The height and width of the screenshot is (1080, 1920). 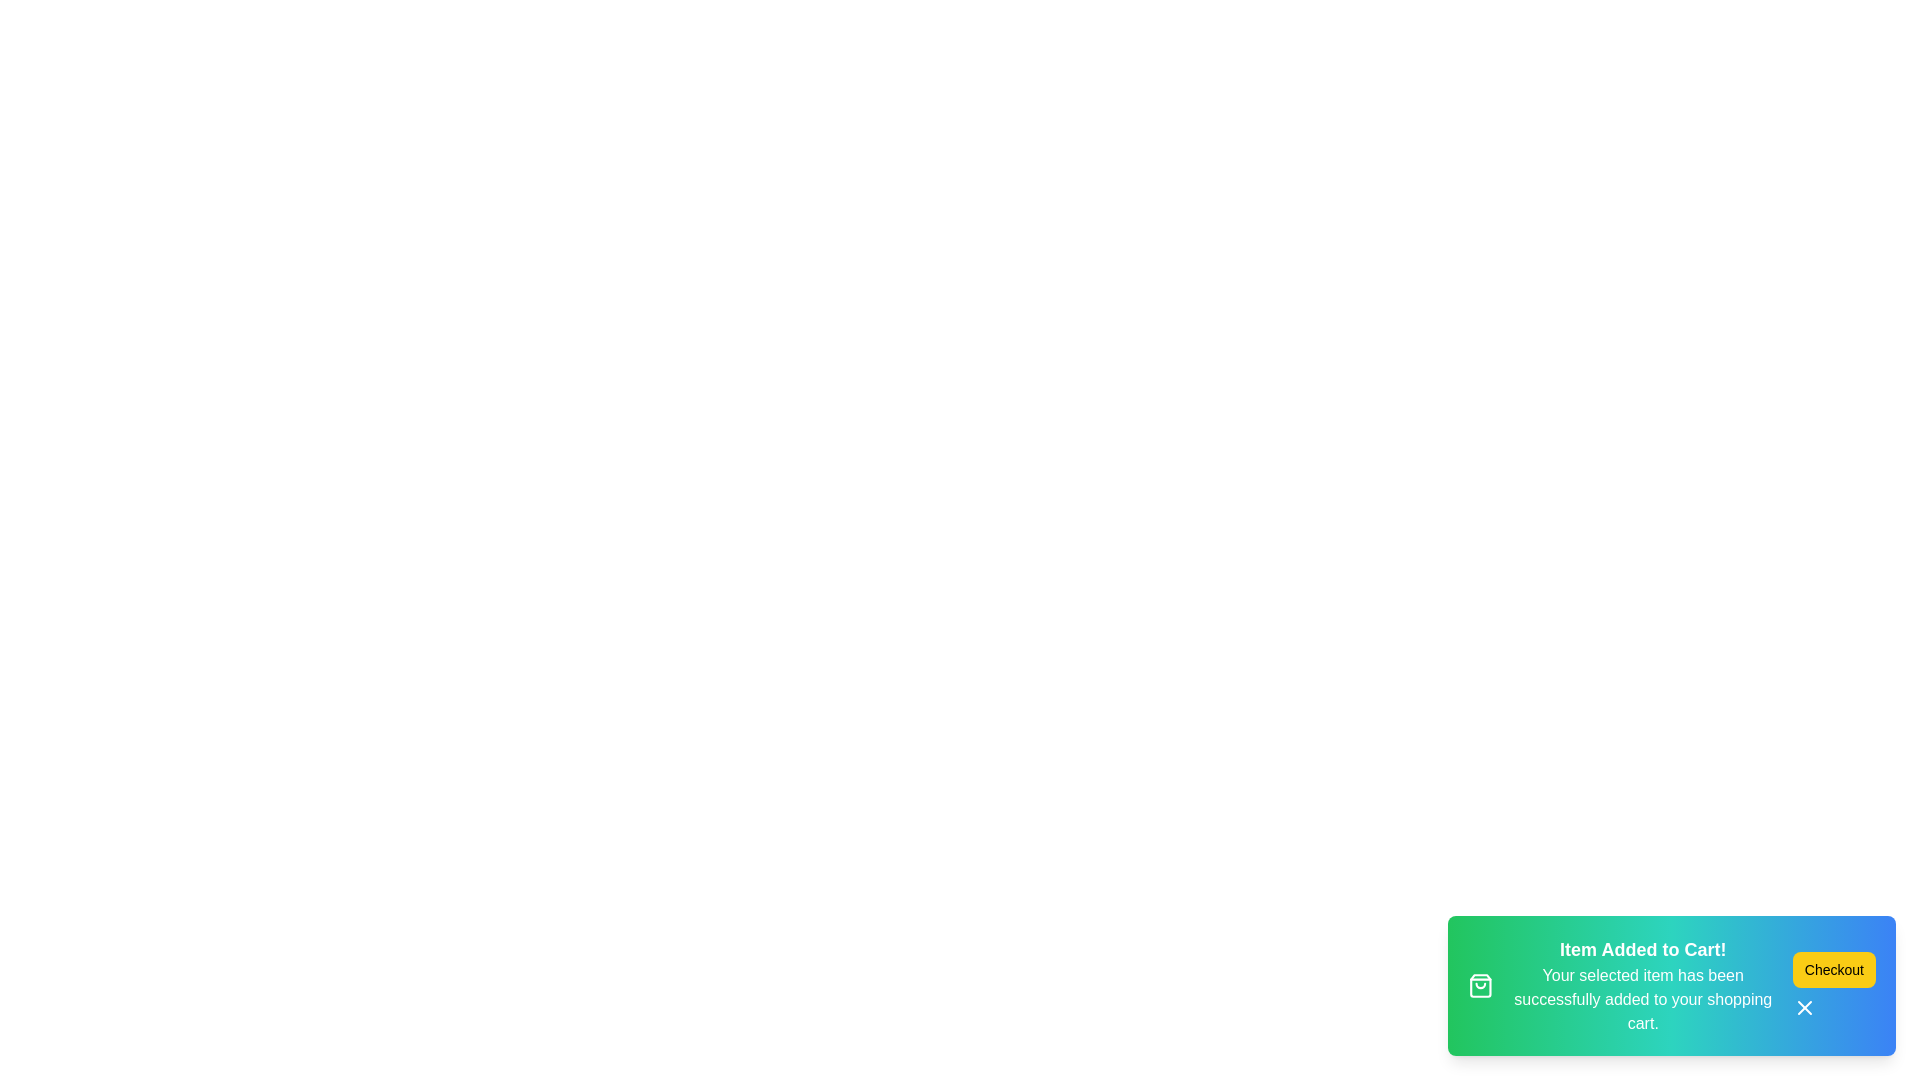 What do you see at coordinates (1833, 968) in the screenshot?
I see `'Checkout' button to proceed to checkout` at bounding box center [1833, 968].